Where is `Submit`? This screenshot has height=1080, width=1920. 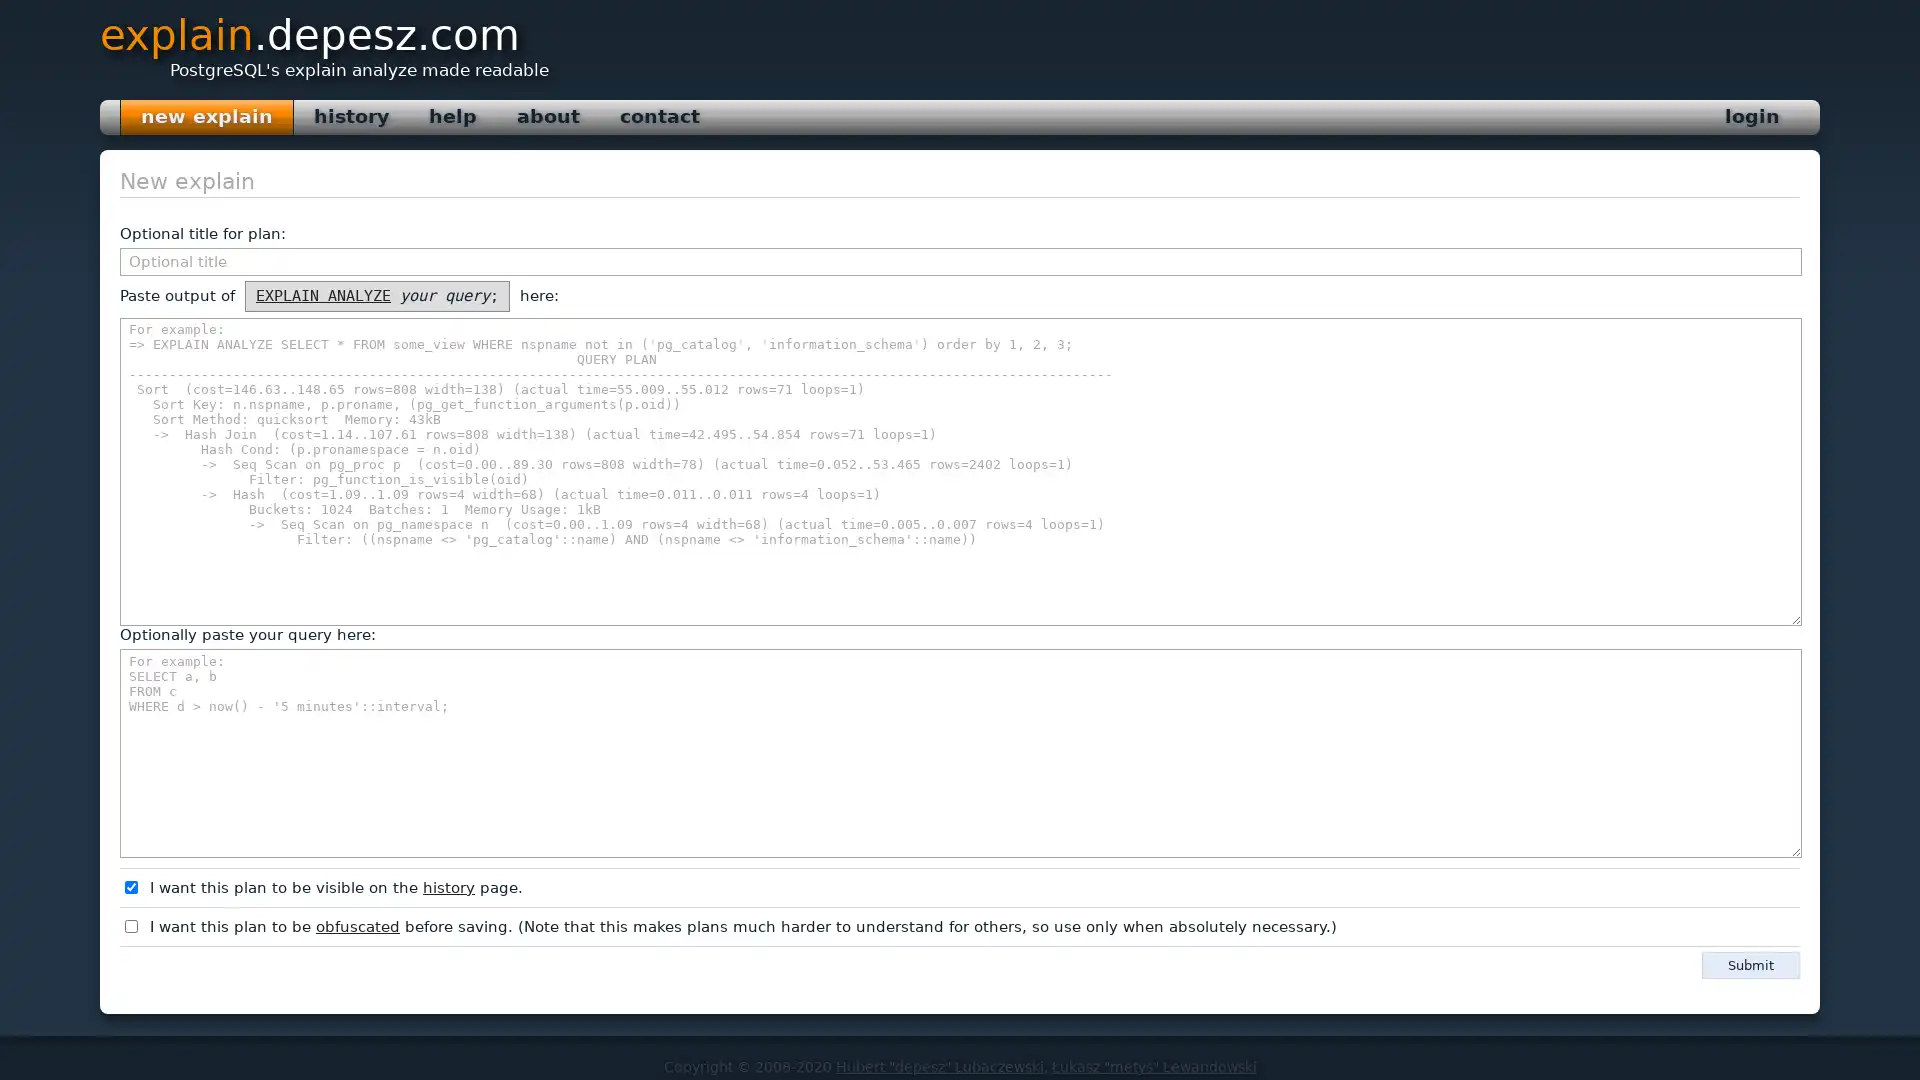
Submit is located at coordinates (1750, 963).